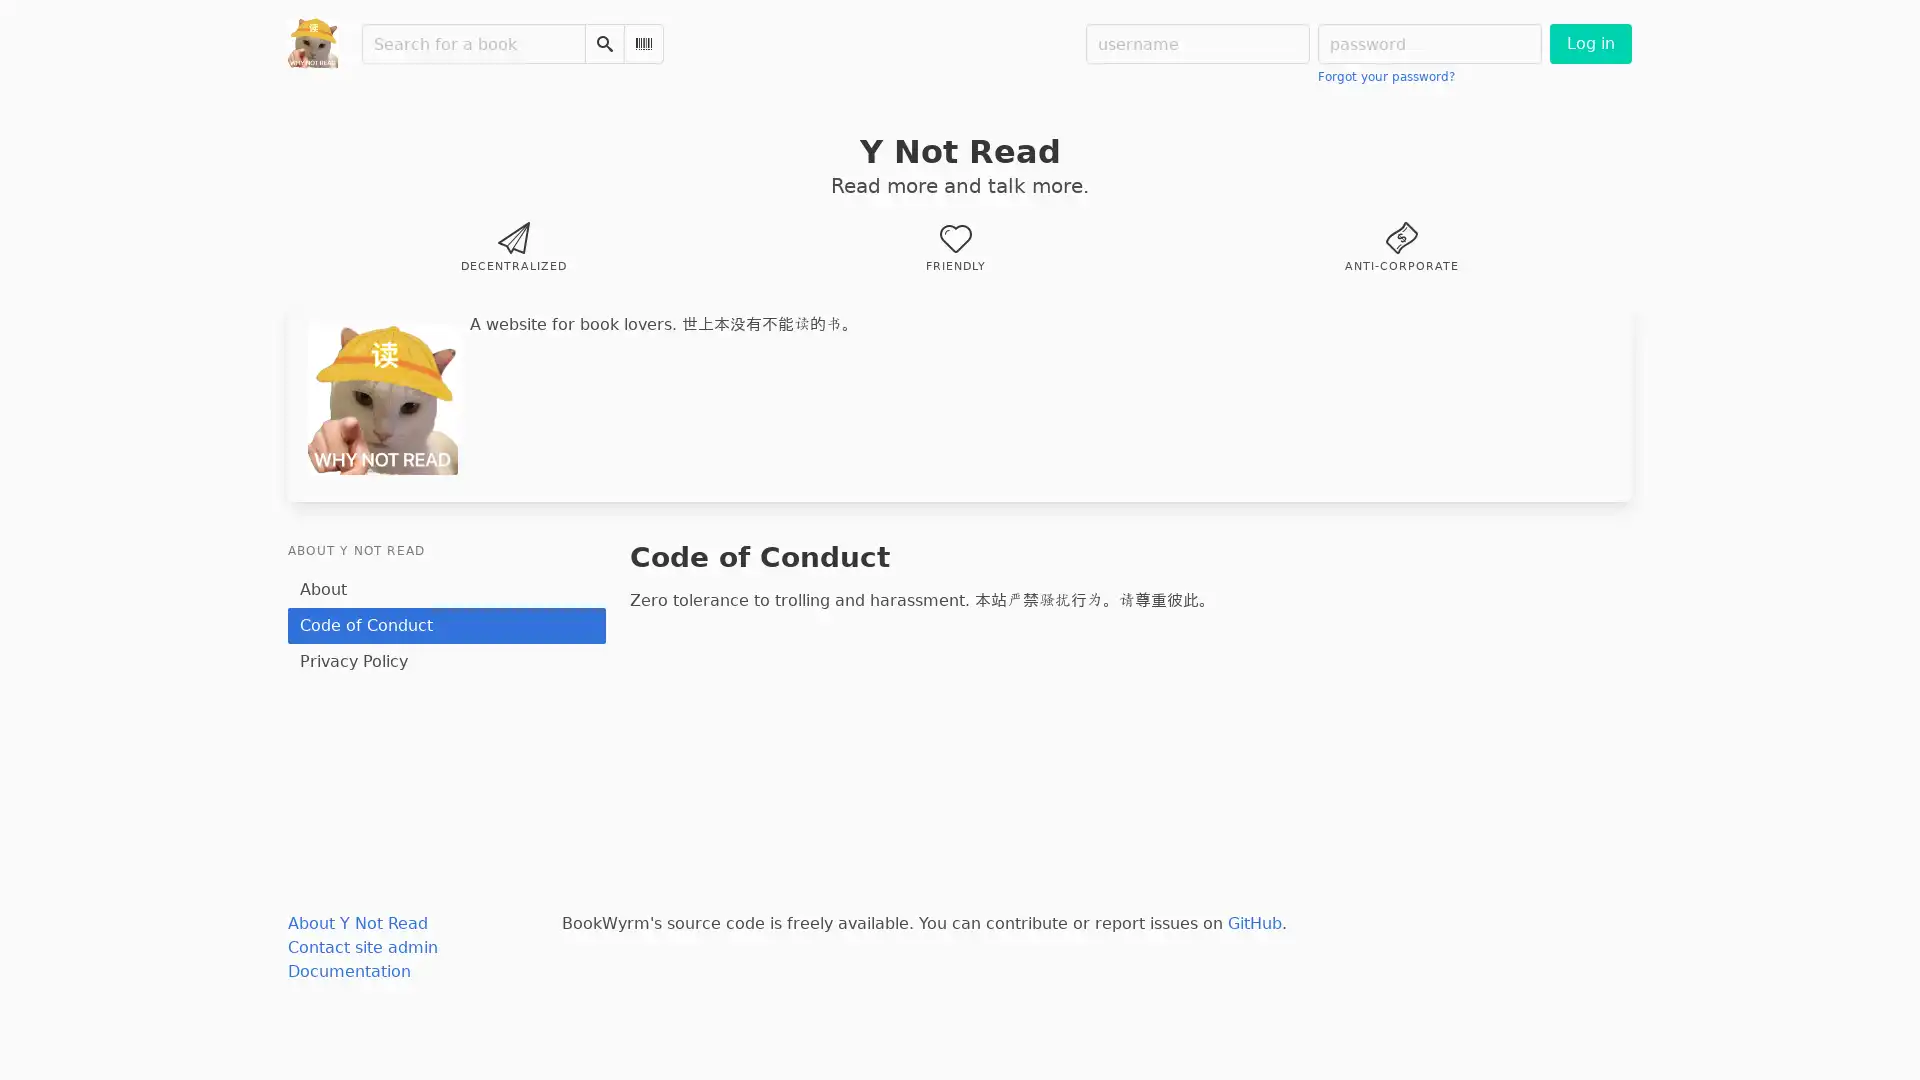  Describe the element at coordinates (643, 43) in the screenshot. I see `Scan Barcode` at that location.